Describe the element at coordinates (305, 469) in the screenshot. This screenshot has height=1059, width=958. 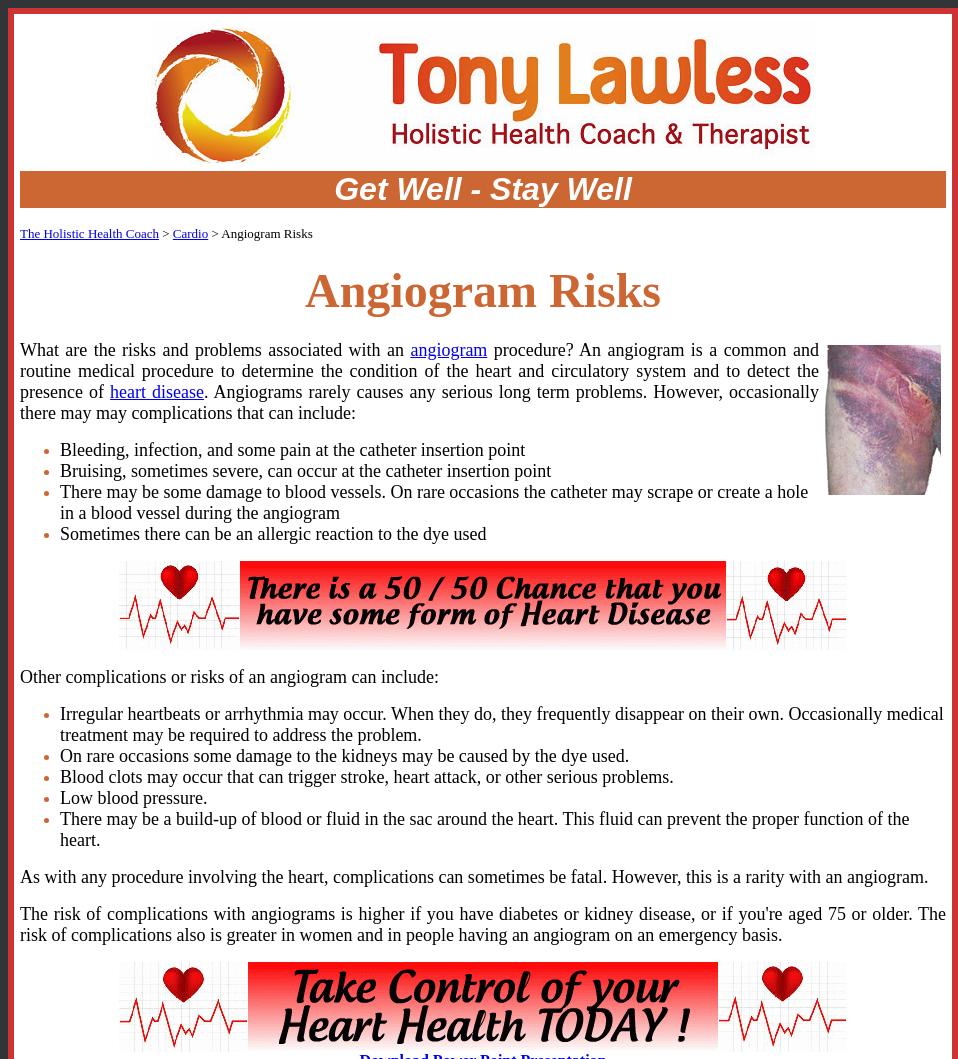
I see `'Bruising, sometimes 
          severe, can occur at the catheter insertion point'` at that location.